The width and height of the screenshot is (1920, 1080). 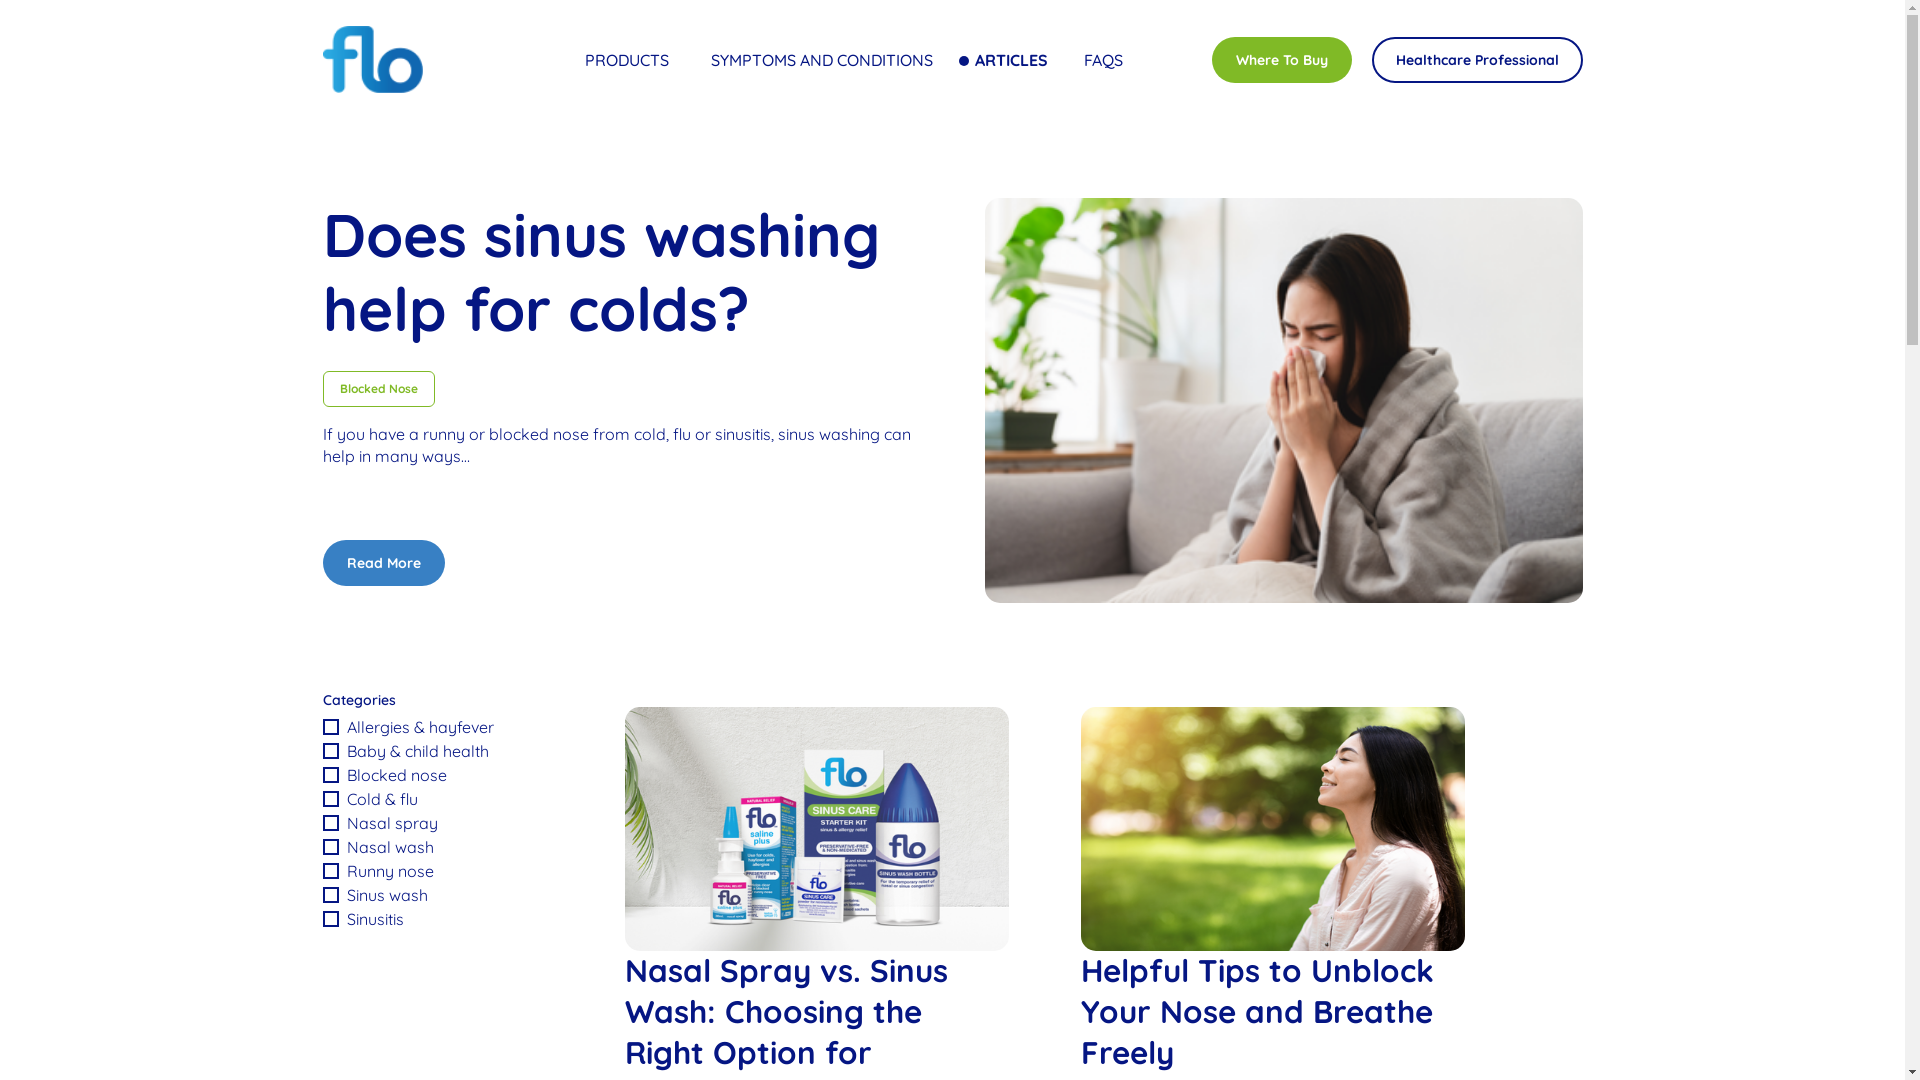 What do you see at coordinates (628, 59) in the screenshot?
I see `'PRODUCTS'` at bounding box center [628, 59].